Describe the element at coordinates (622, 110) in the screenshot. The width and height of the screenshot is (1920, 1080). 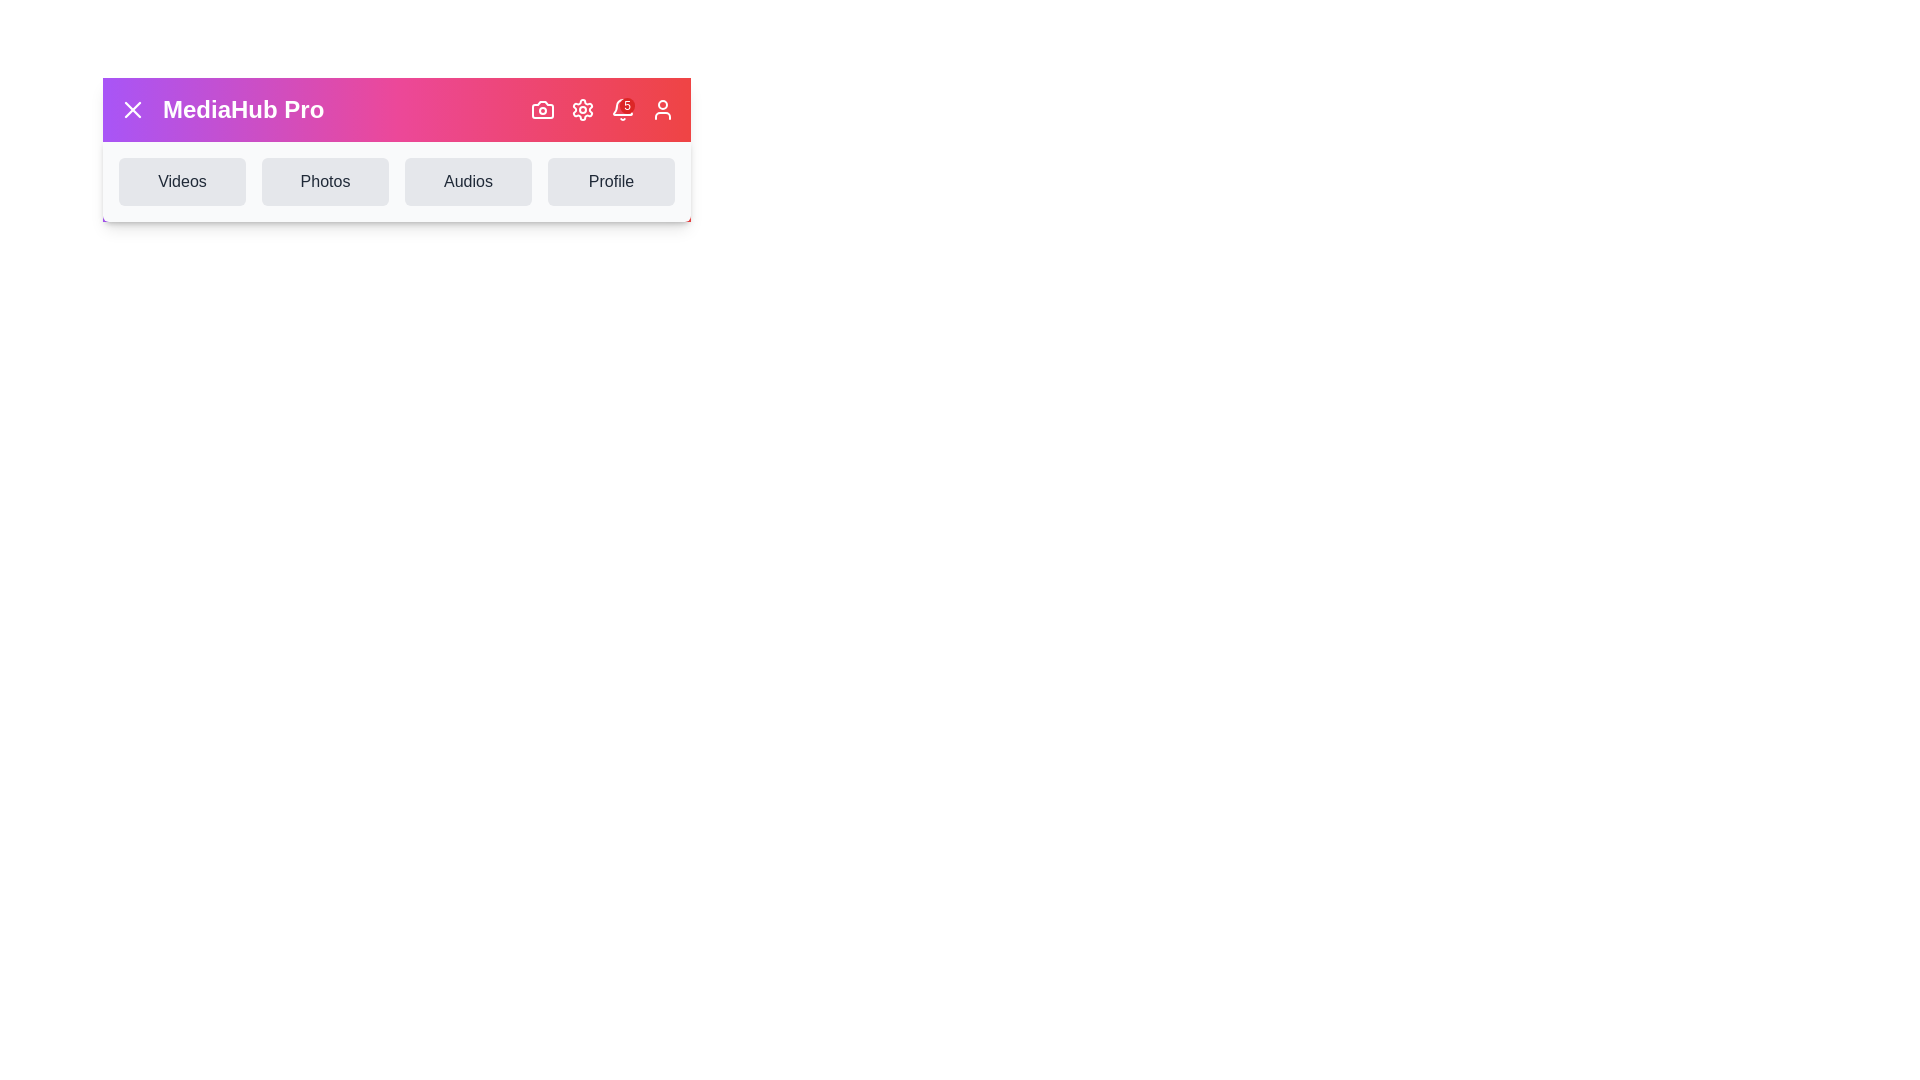
I see `bell icon to view notifications` at that location.